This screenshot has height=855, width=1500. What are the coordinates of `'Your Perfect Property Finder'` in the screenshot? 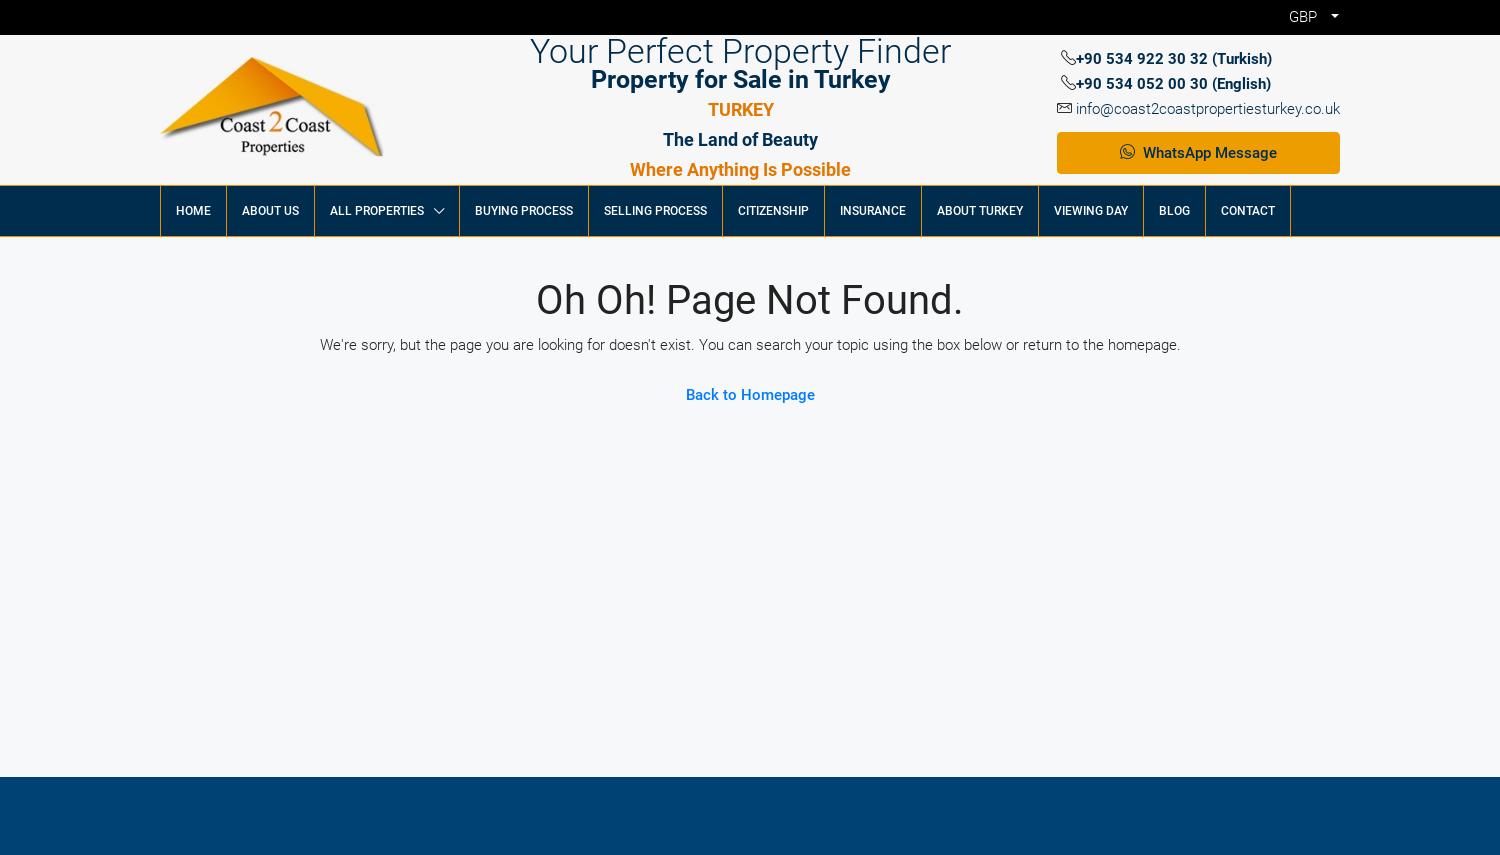 It's located at (529, 49).